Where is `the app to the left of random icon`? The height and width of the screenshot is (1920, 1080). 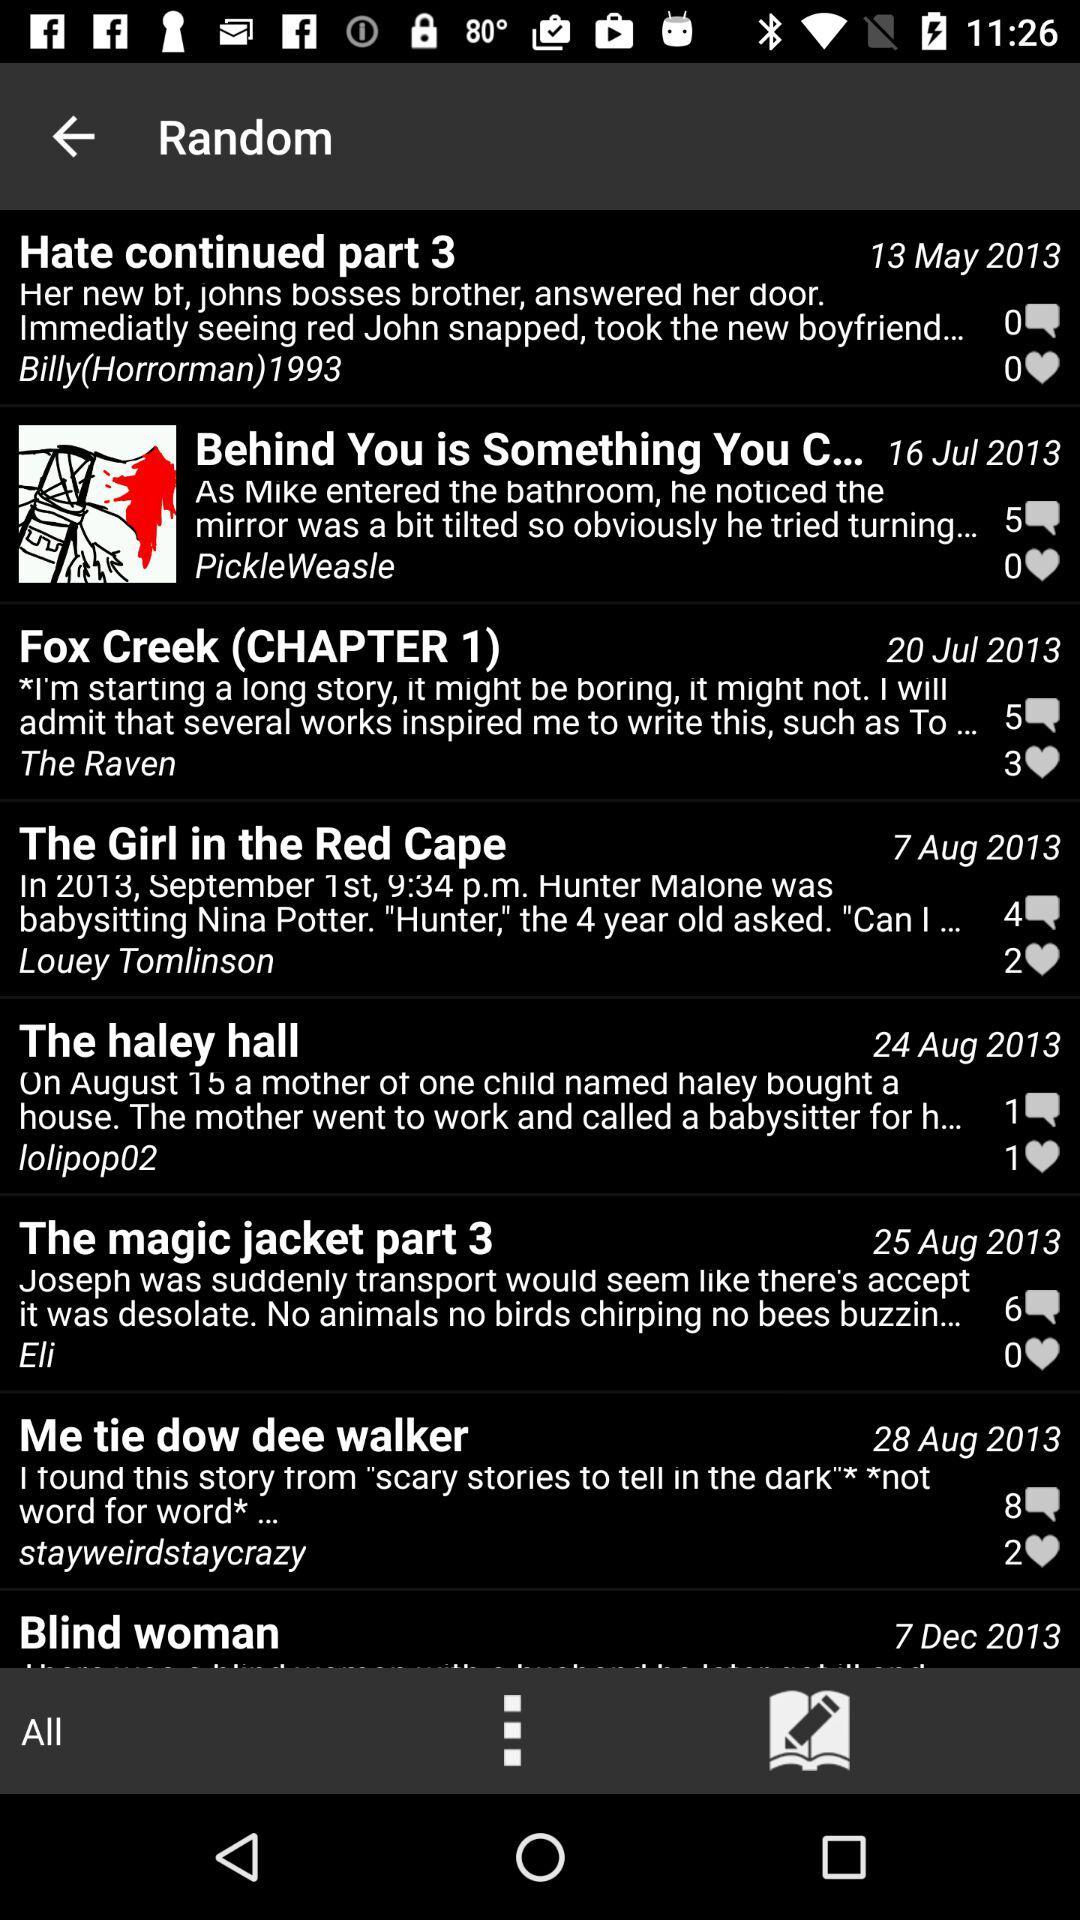 the app to the left of random icon is located at coordinates (72, 135).